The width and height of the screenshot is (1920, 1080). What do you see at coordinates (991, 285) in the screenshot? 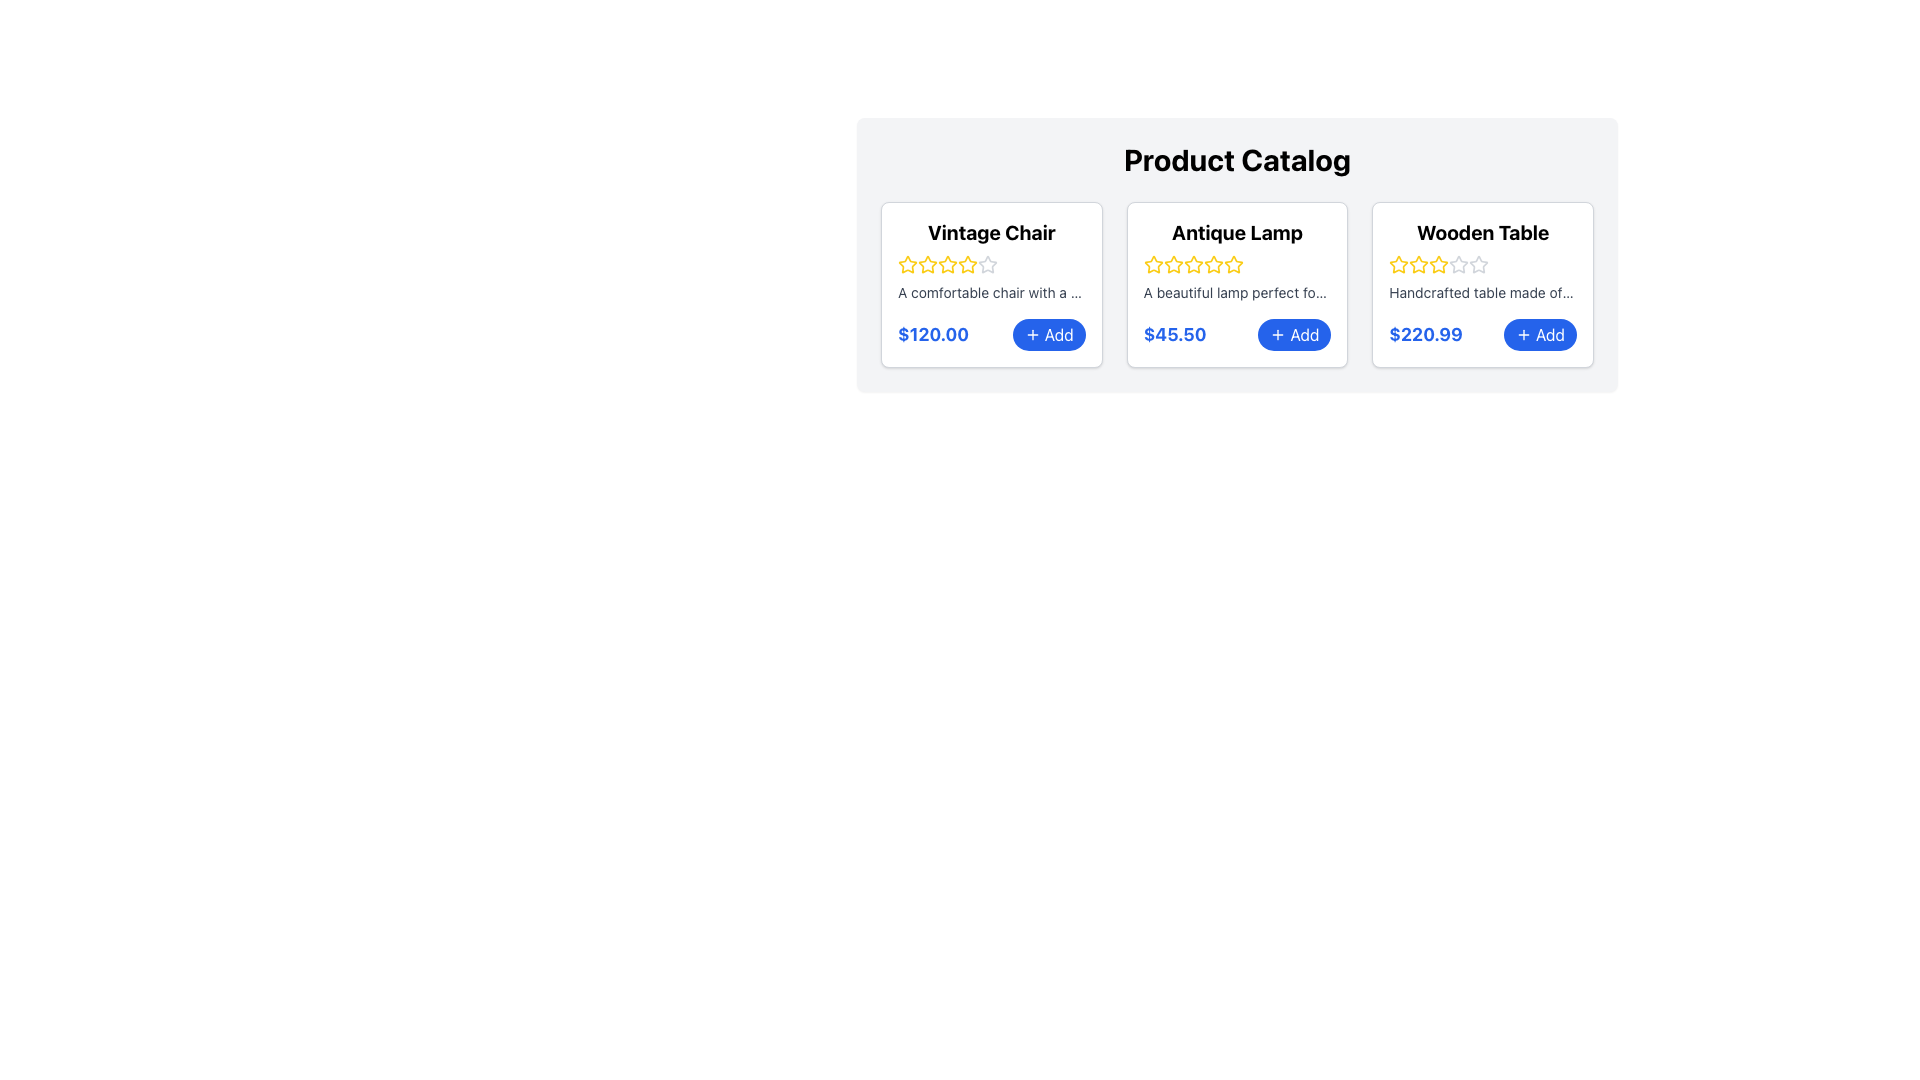
I see `the title or rating on the leftmost product card in the Product Catalog` at bounding box center [991, 285].